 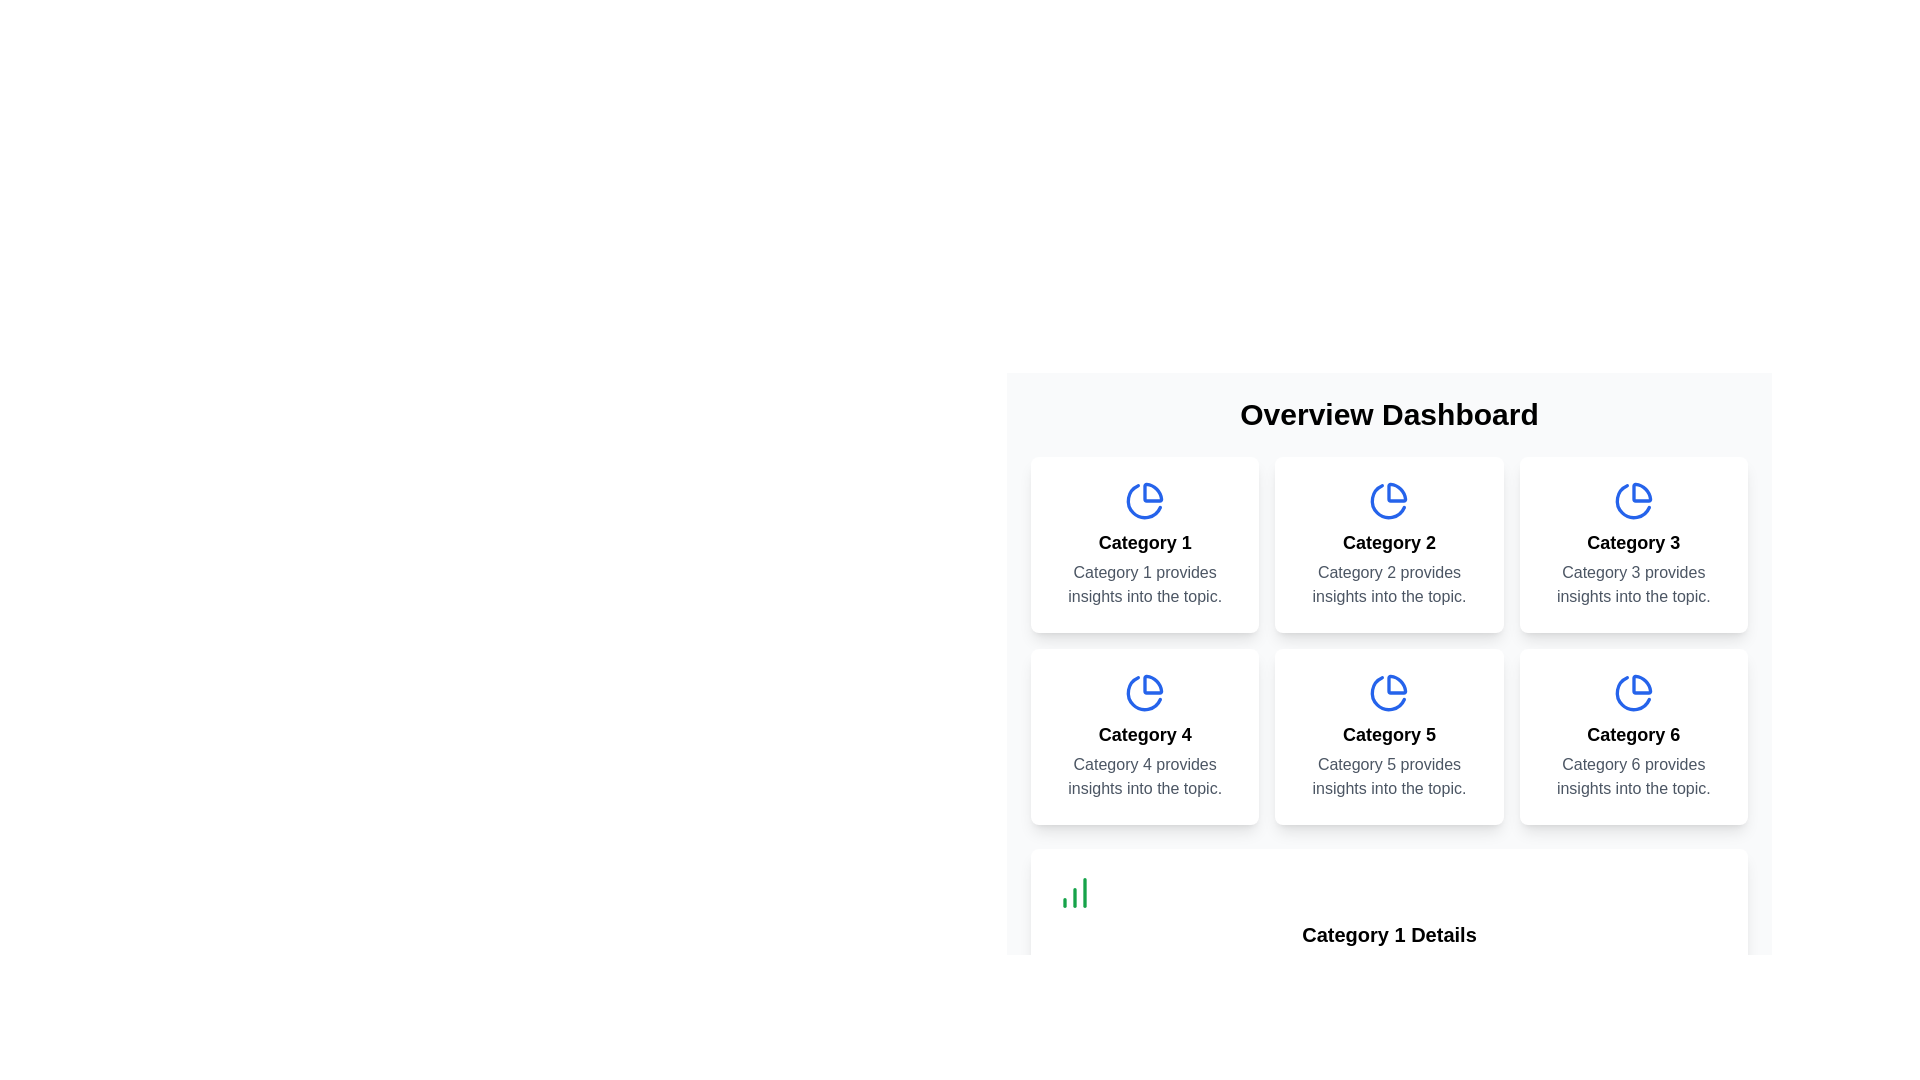 I want to click on supplementary descriptive information text label located directly beneath the 'Category 5' title in the Overview Dashboard section of the fifth card, so click(x=1388, y=775).